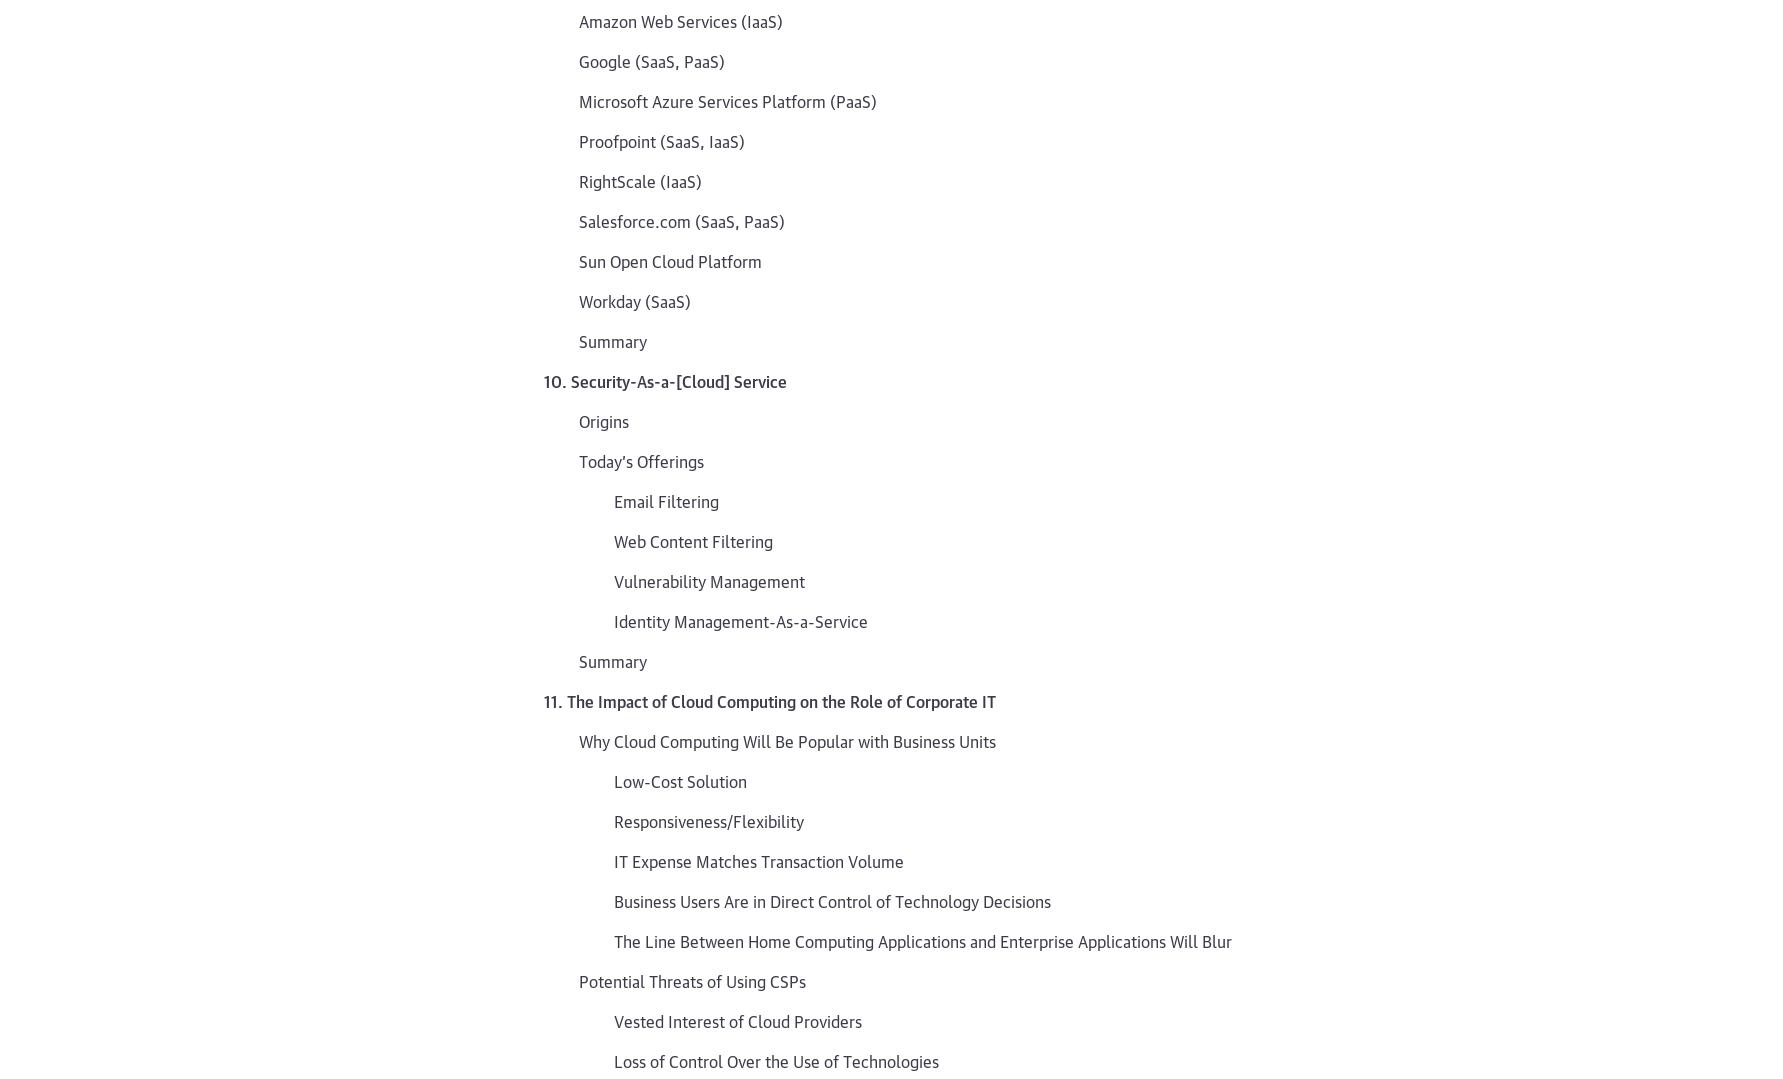  Describe the element at coordinates (652, 58) in the screenshot. I see `'Google (SaaS, PaaS)'` at that location.